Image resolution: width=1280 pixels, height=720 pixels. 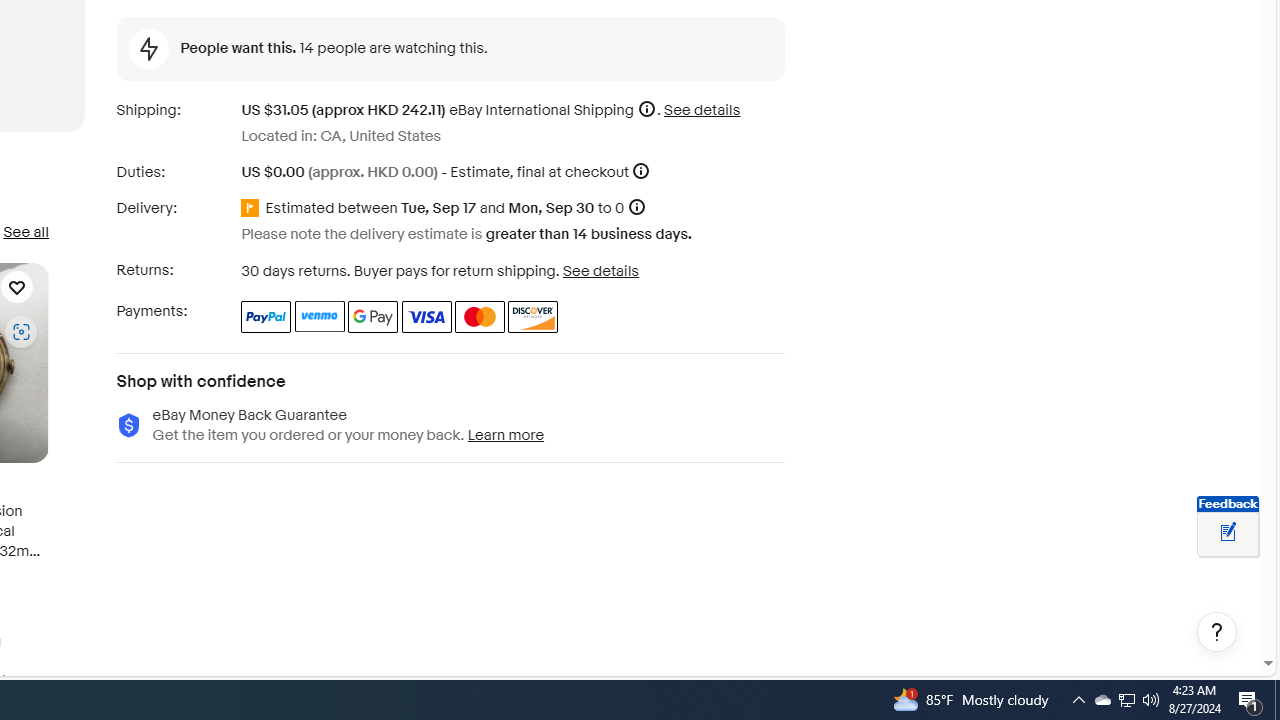 What do you see at coordinates (641, 170) in the screenshot?
I see `'More information'` at bounding box center [641, 170].